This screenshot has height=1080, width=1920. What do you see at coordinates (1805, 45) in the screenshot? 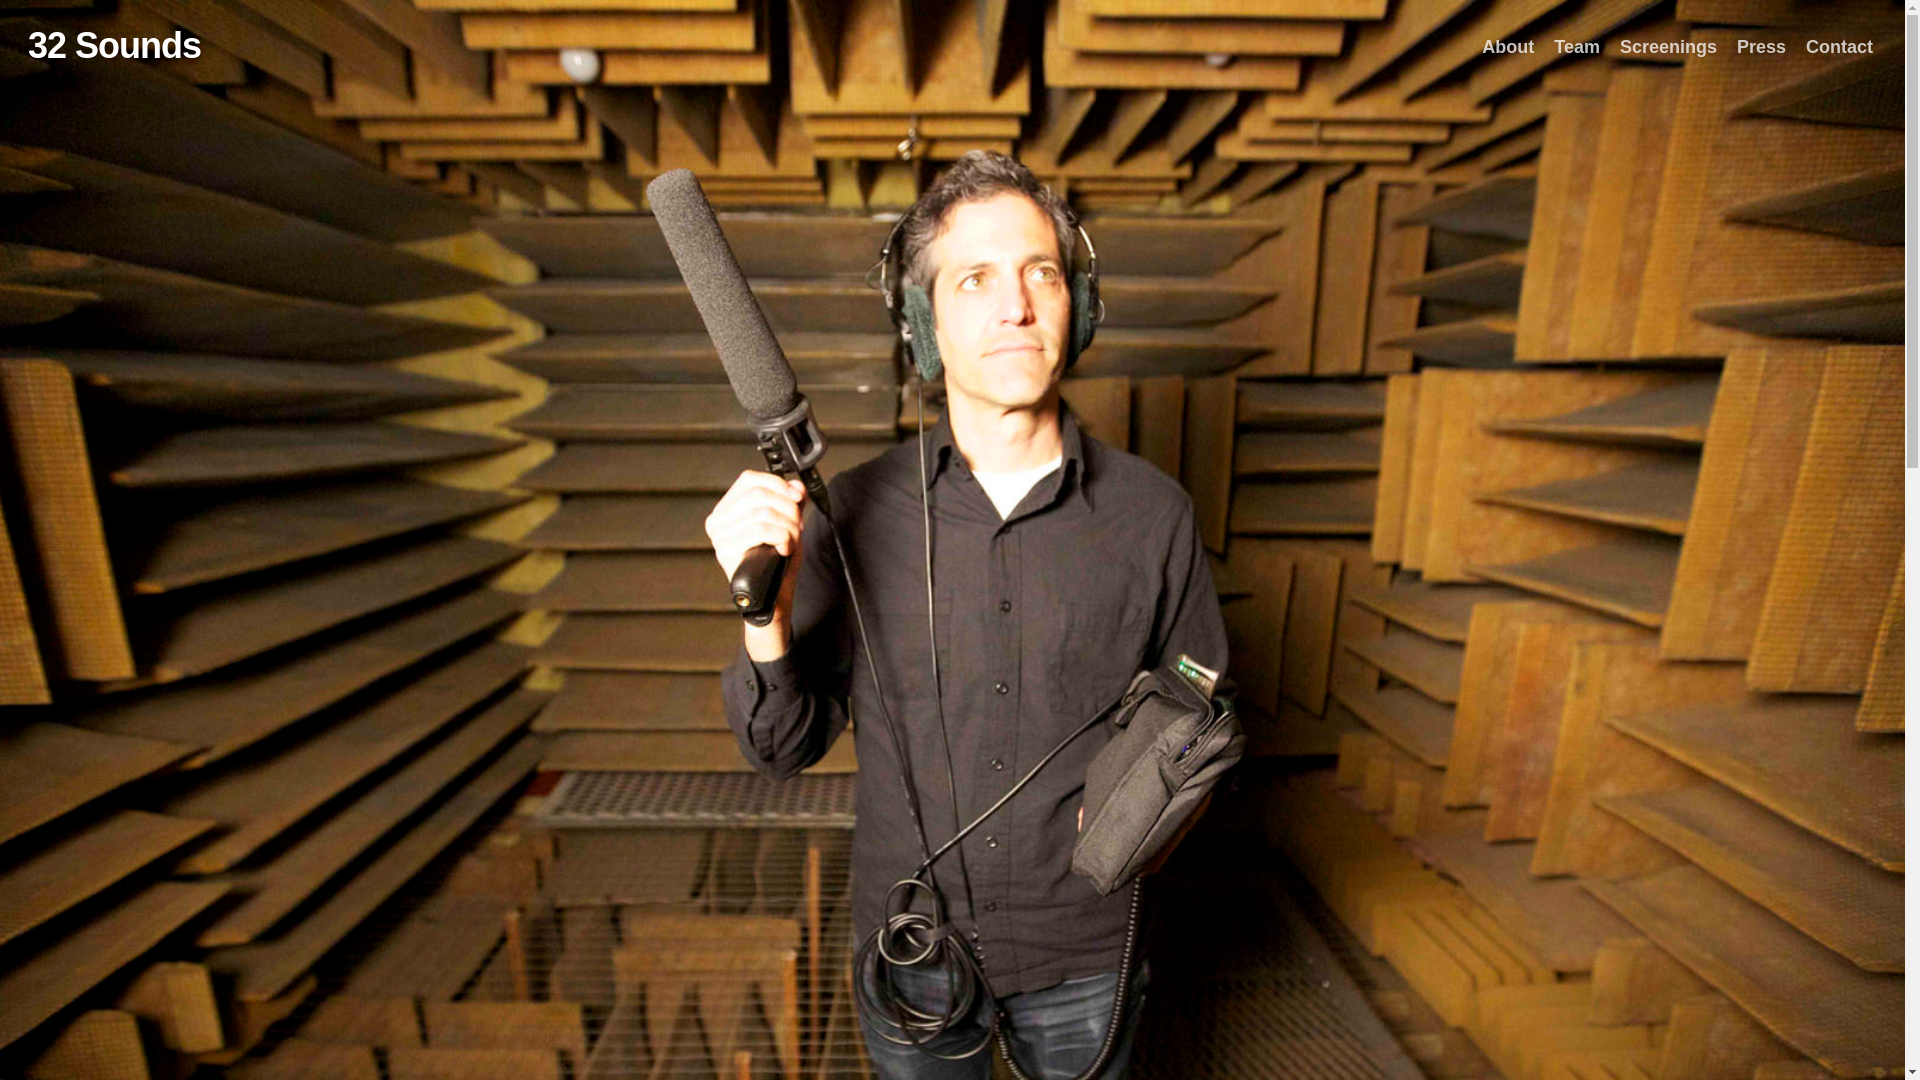
I see `'Contact'` at bounding box center [1805, 45].